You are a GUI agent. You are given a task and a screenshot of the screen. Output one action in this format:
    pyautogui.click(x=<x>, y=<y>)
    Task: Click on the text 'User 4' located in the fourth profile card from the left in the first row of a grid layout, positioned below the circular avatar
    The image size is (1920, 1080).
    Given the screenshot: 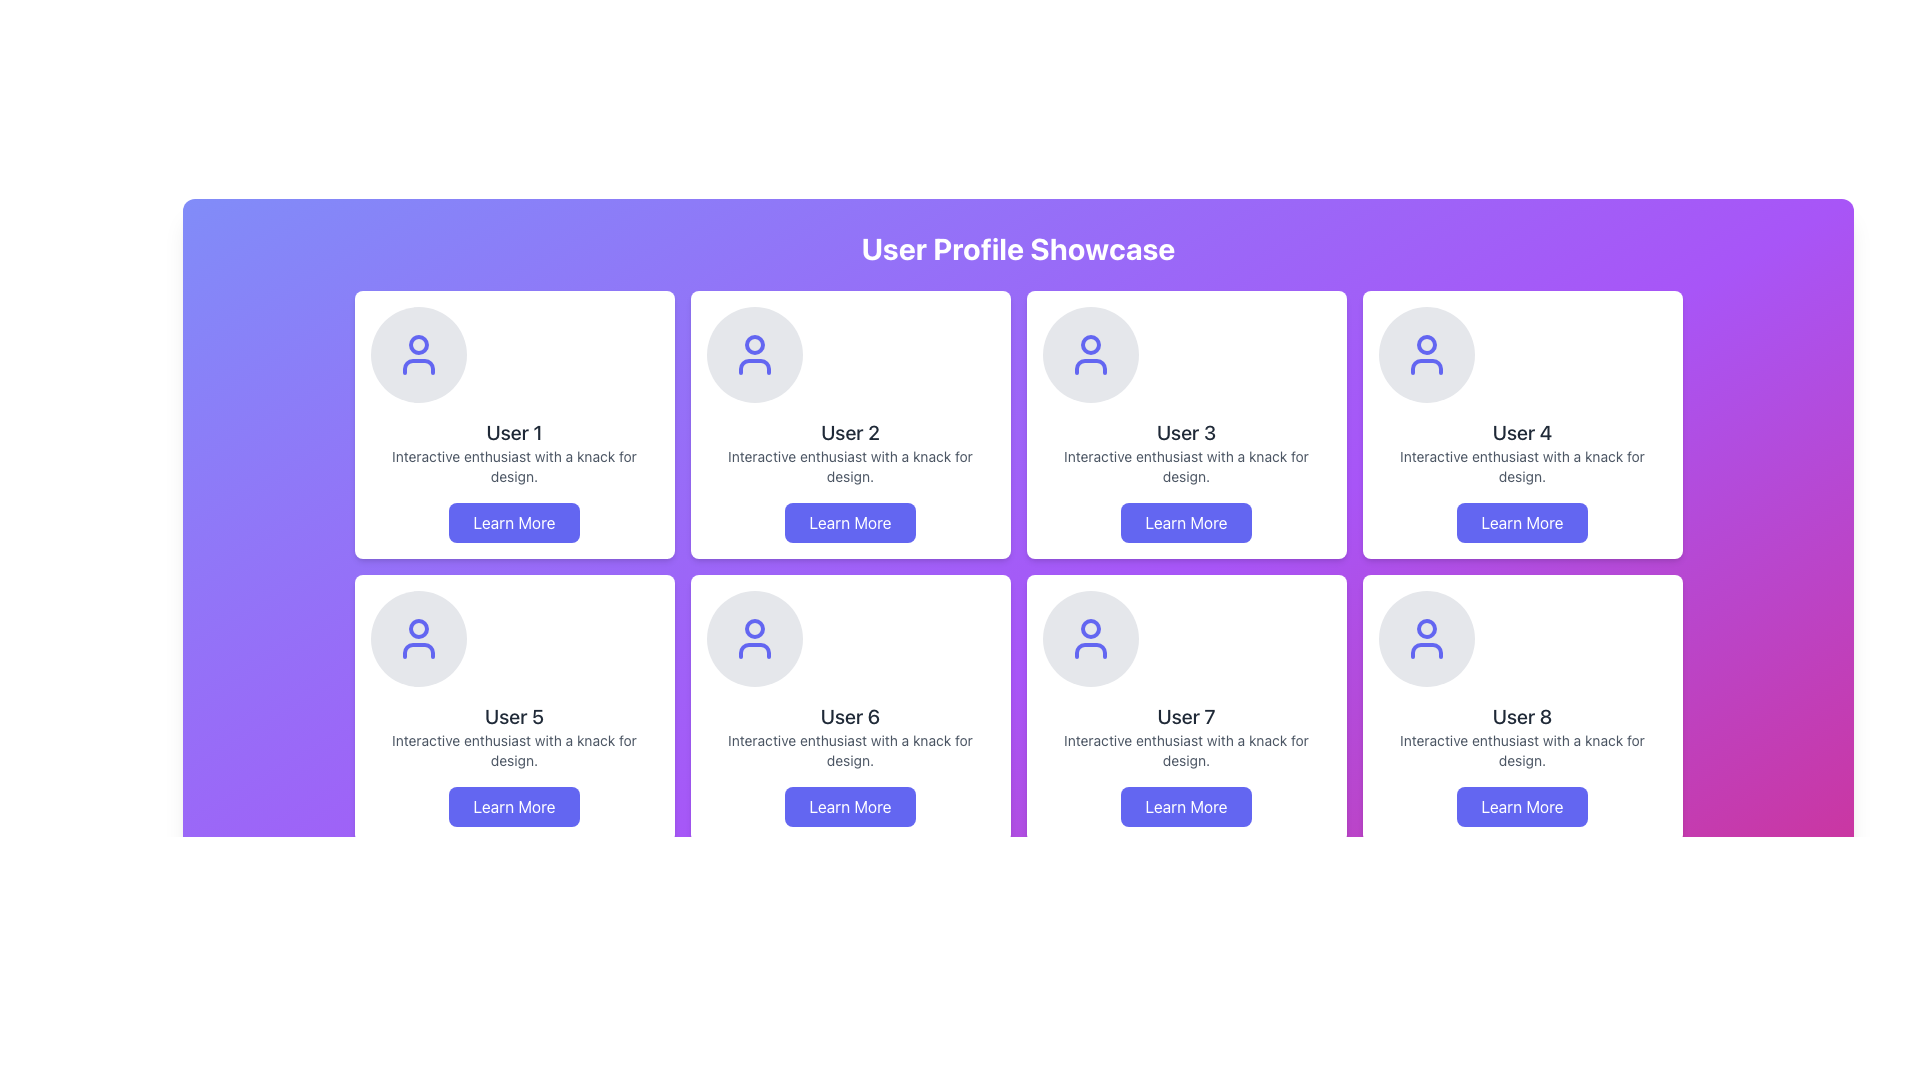 What is the action you would take?
    pyautogui.click(x=1521, y=431)
    